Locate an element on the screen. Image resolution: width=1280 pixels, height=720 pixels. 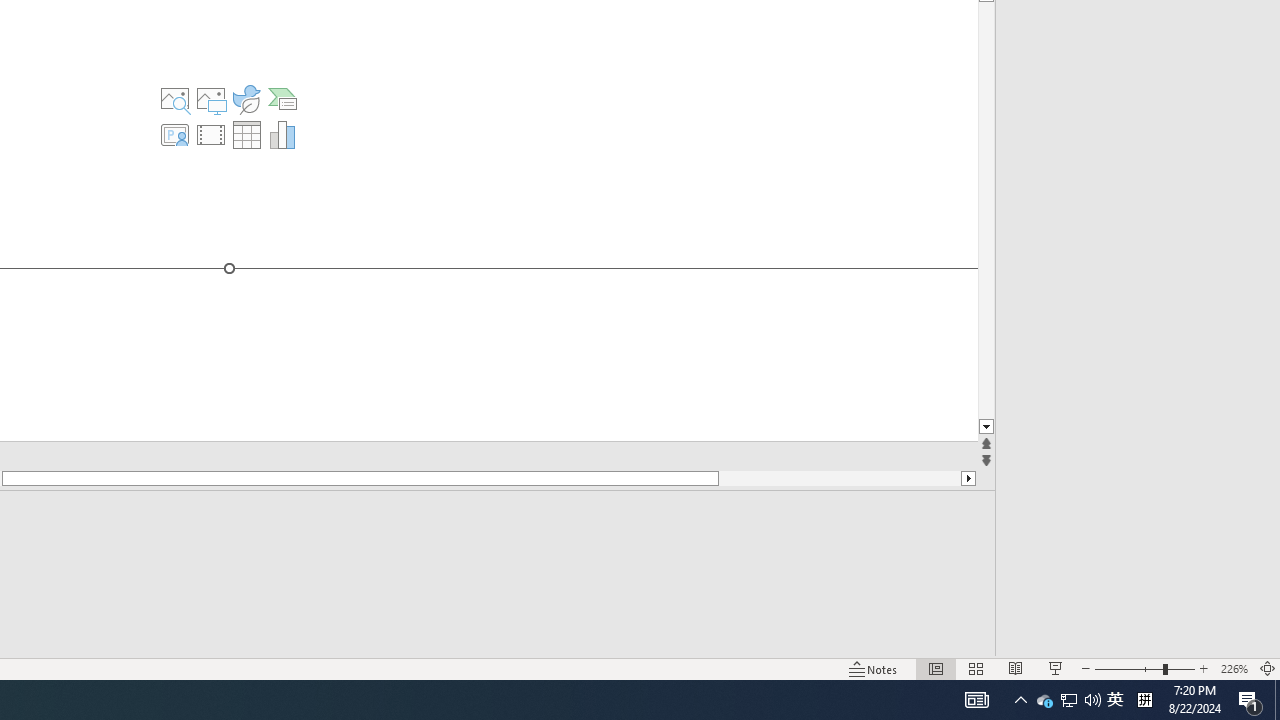
'Zoom 226%' is located at coordinates (1233, 669).